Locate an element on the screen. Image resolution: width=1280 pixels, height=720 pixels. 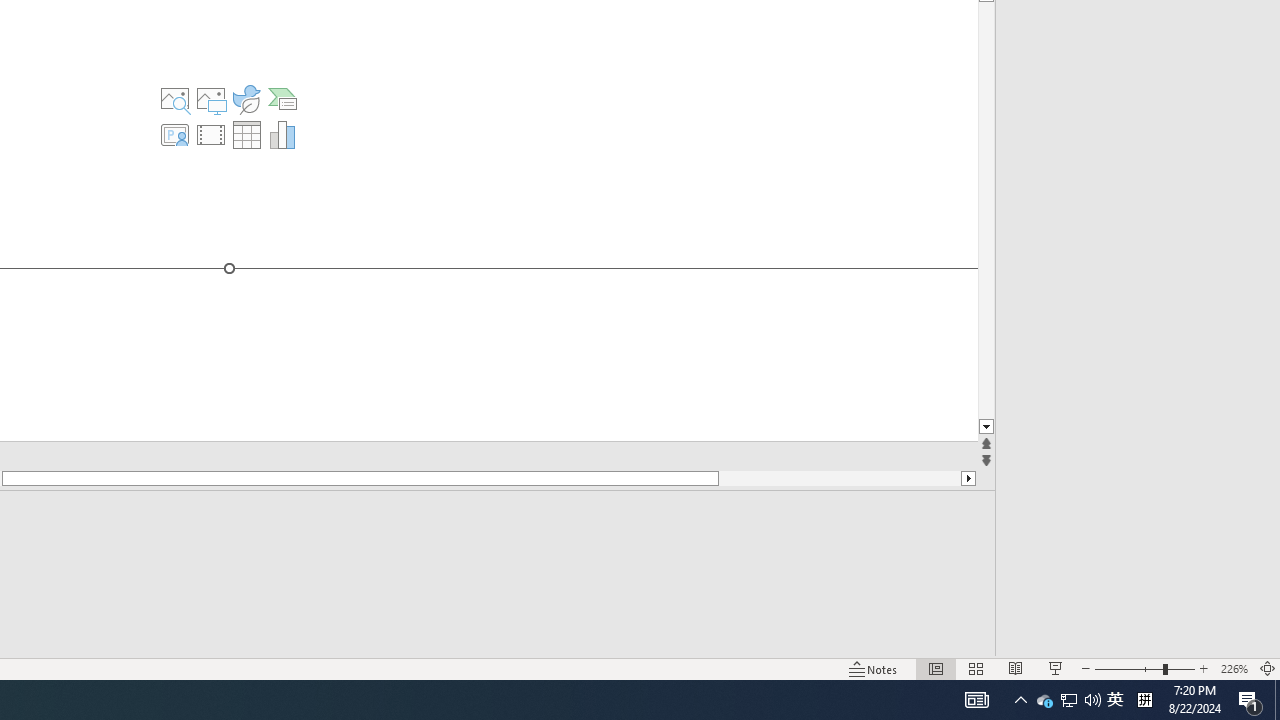
'Zoom 226%' is located at coordinates (1233, 669).